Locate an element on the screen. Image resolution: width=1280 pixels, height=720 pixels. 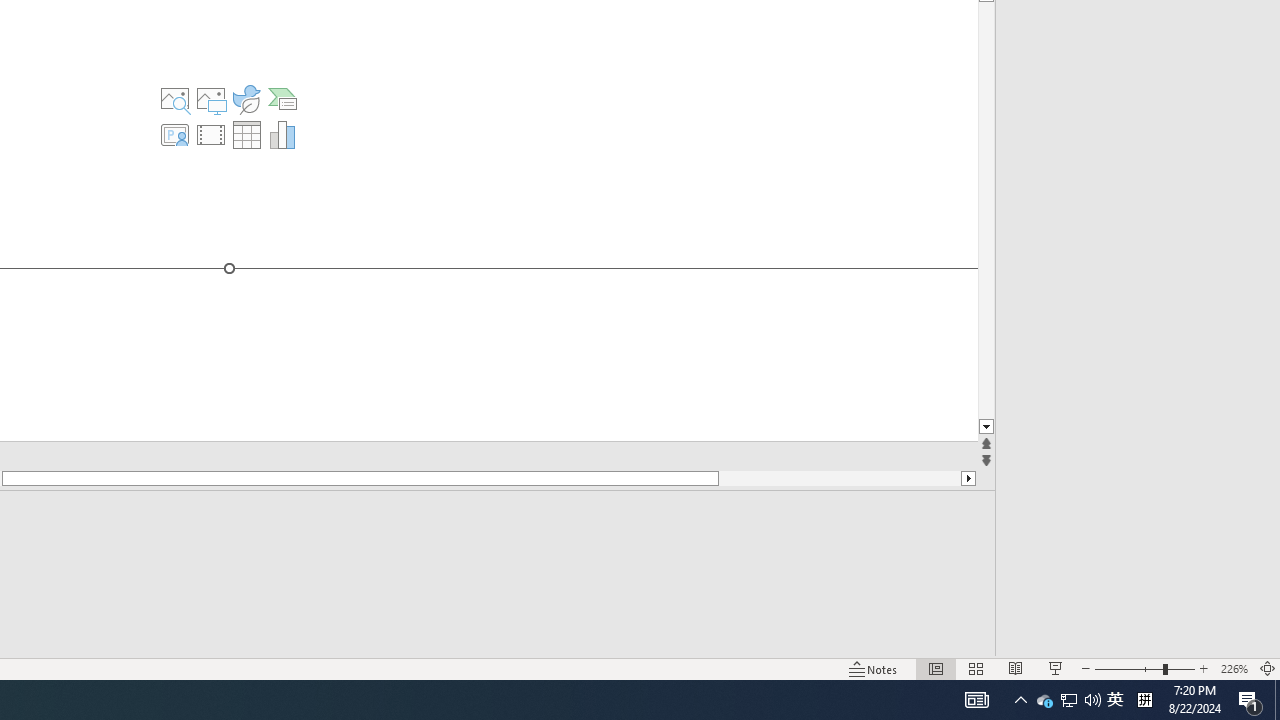
'Zoom 226%' is located at coordinates (1233, 669).